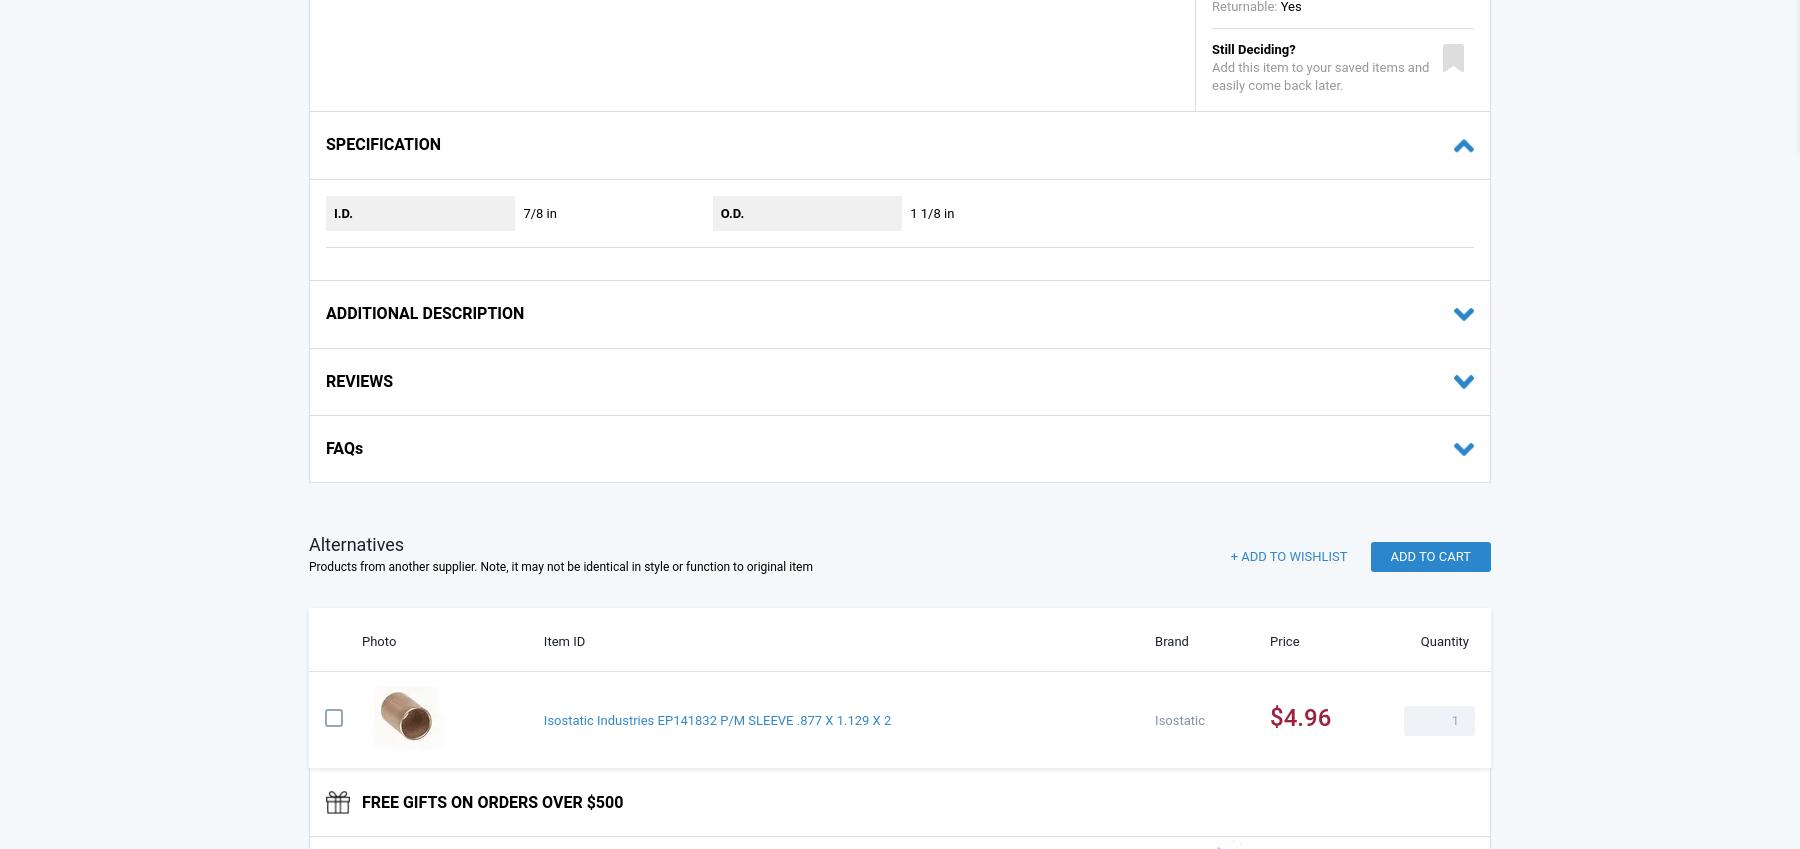 The image size is (1800, 849). Describe the element at coordinates (1320, 76) in the screenshot. I see `'Add this item to your saved items and easily come back later.'` at that location.